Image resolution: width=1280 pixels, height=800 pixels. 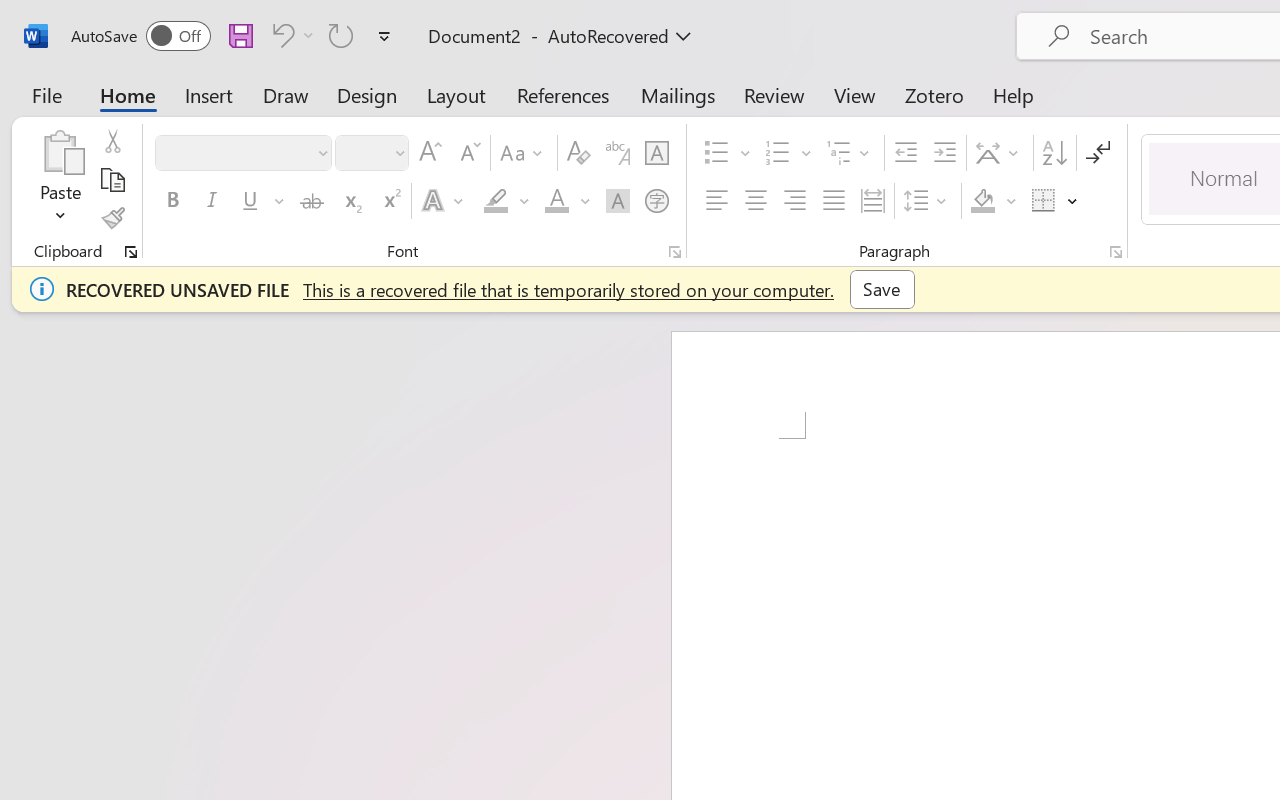 I want to click on 'Justify', so click(x=834, y=201).